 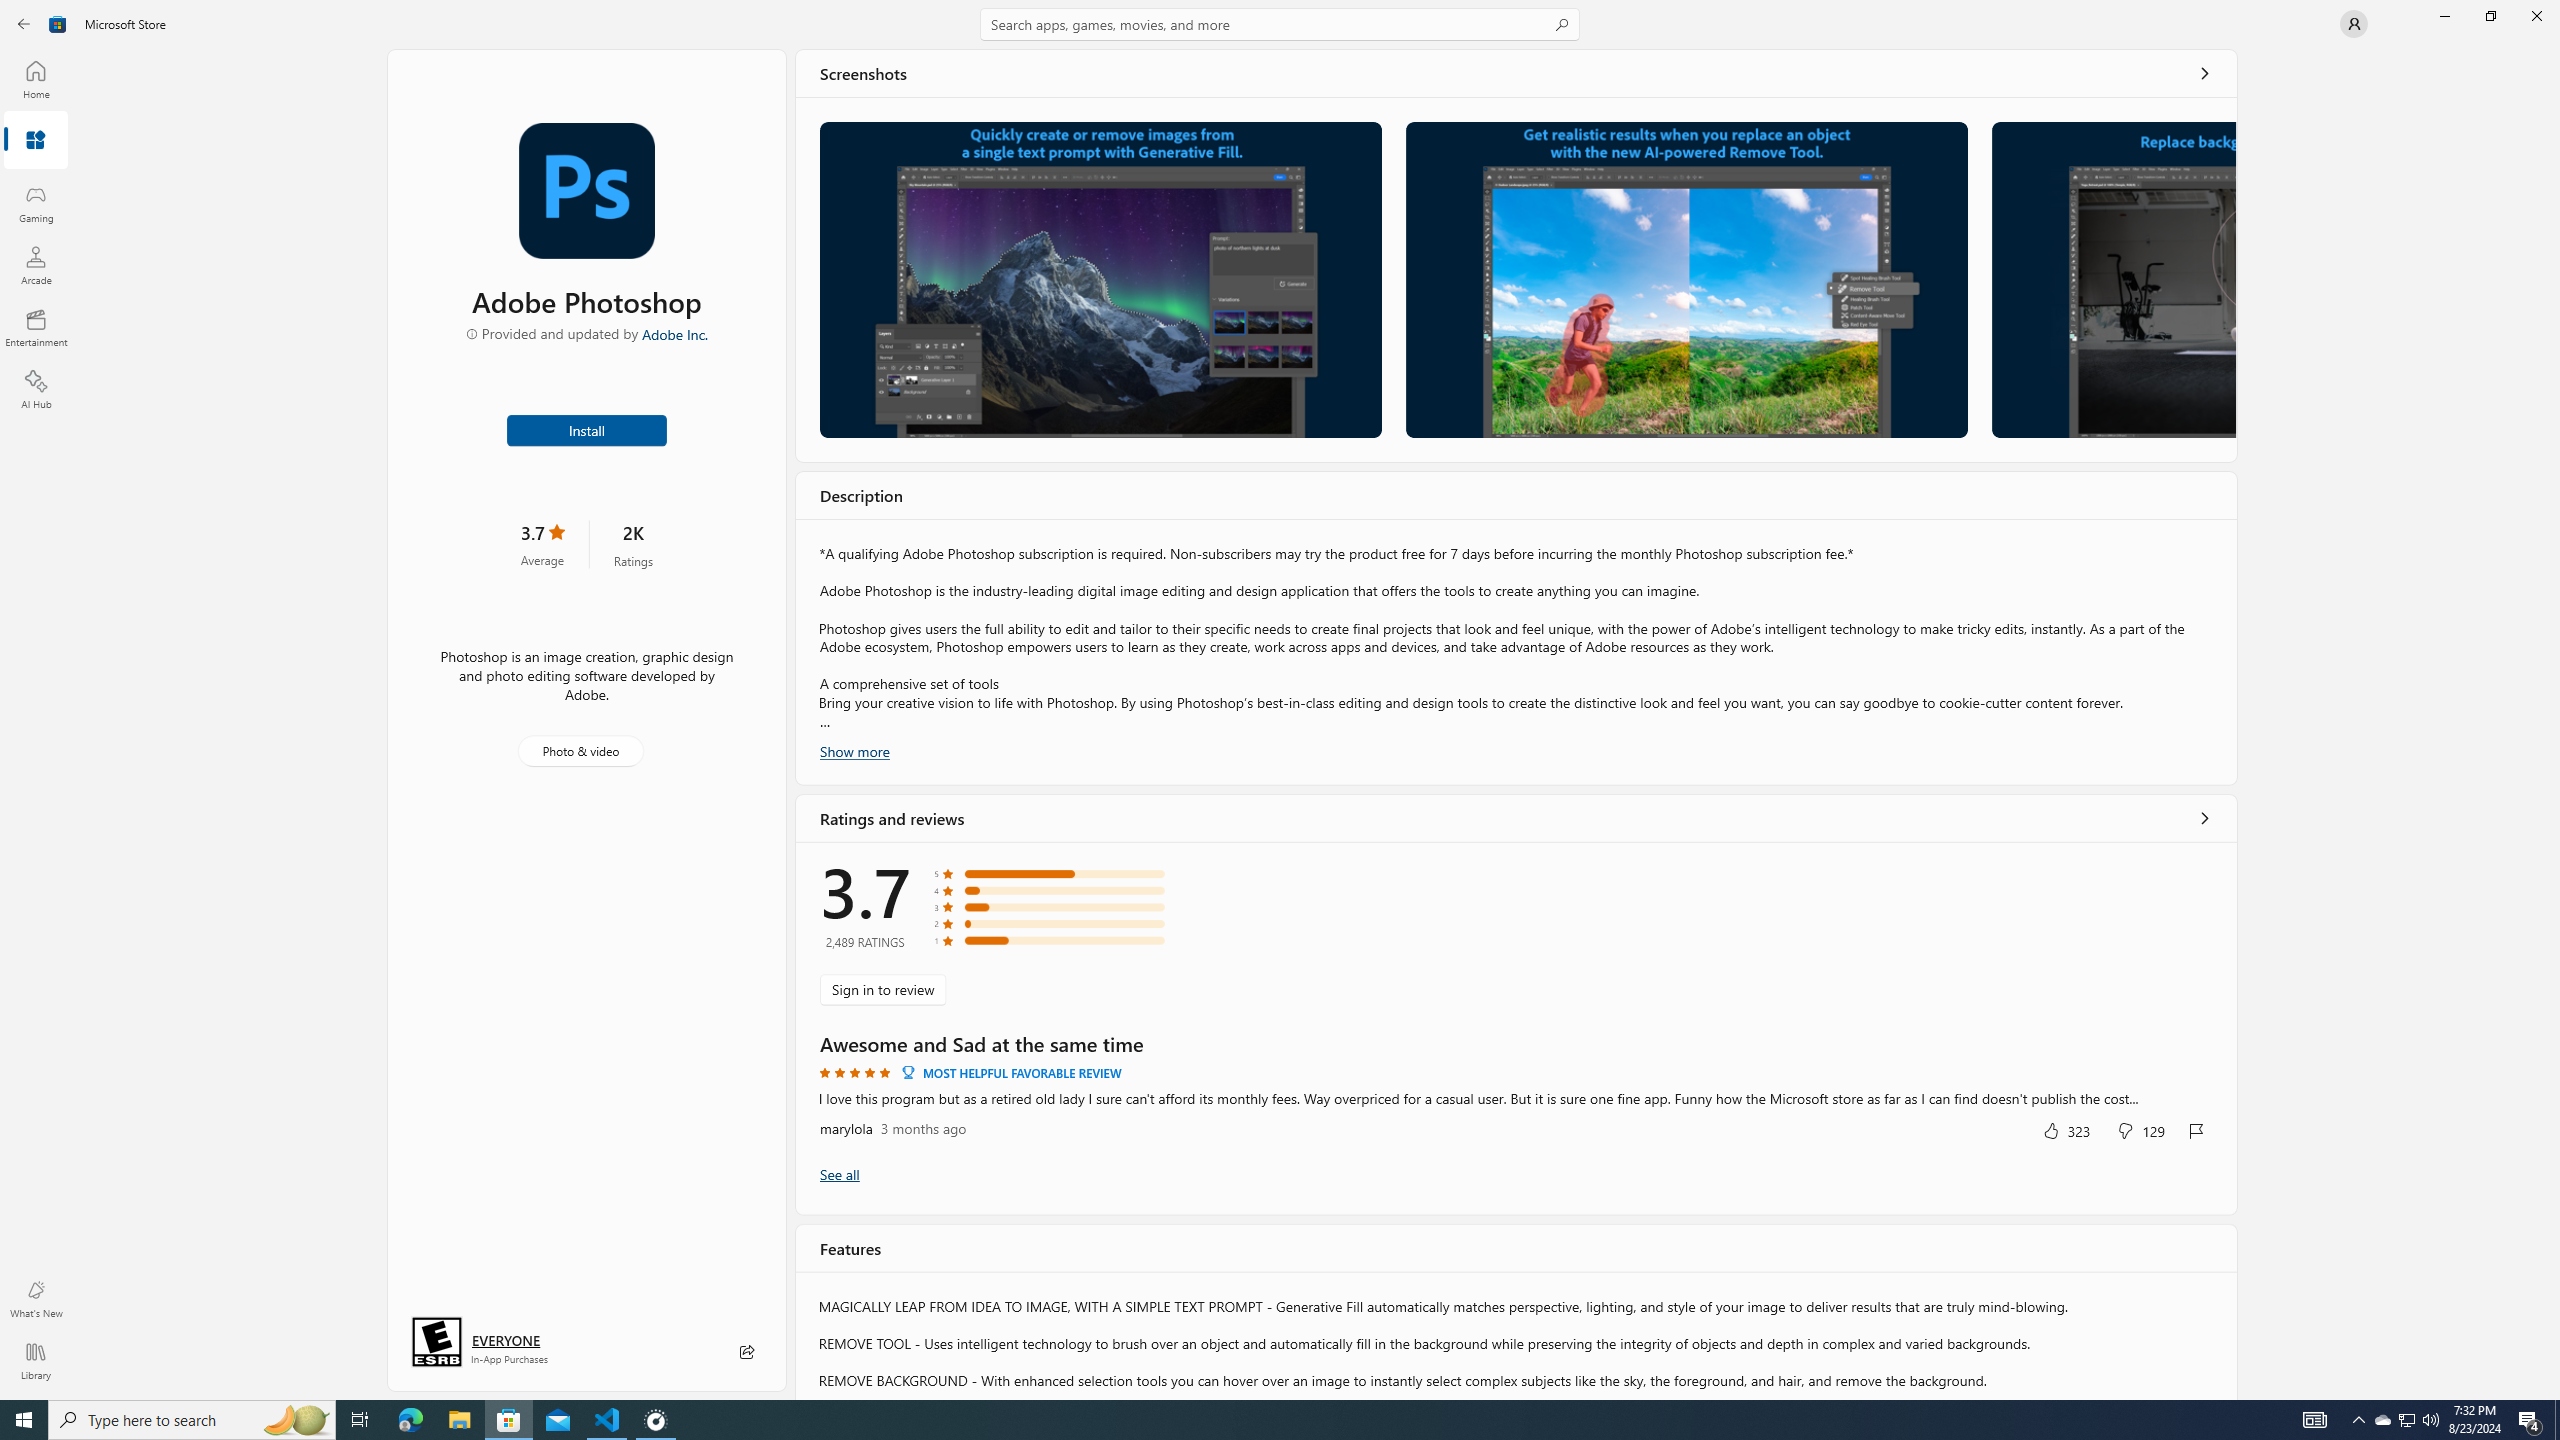 I want to click on 'Home', so click(x=34, y=78).